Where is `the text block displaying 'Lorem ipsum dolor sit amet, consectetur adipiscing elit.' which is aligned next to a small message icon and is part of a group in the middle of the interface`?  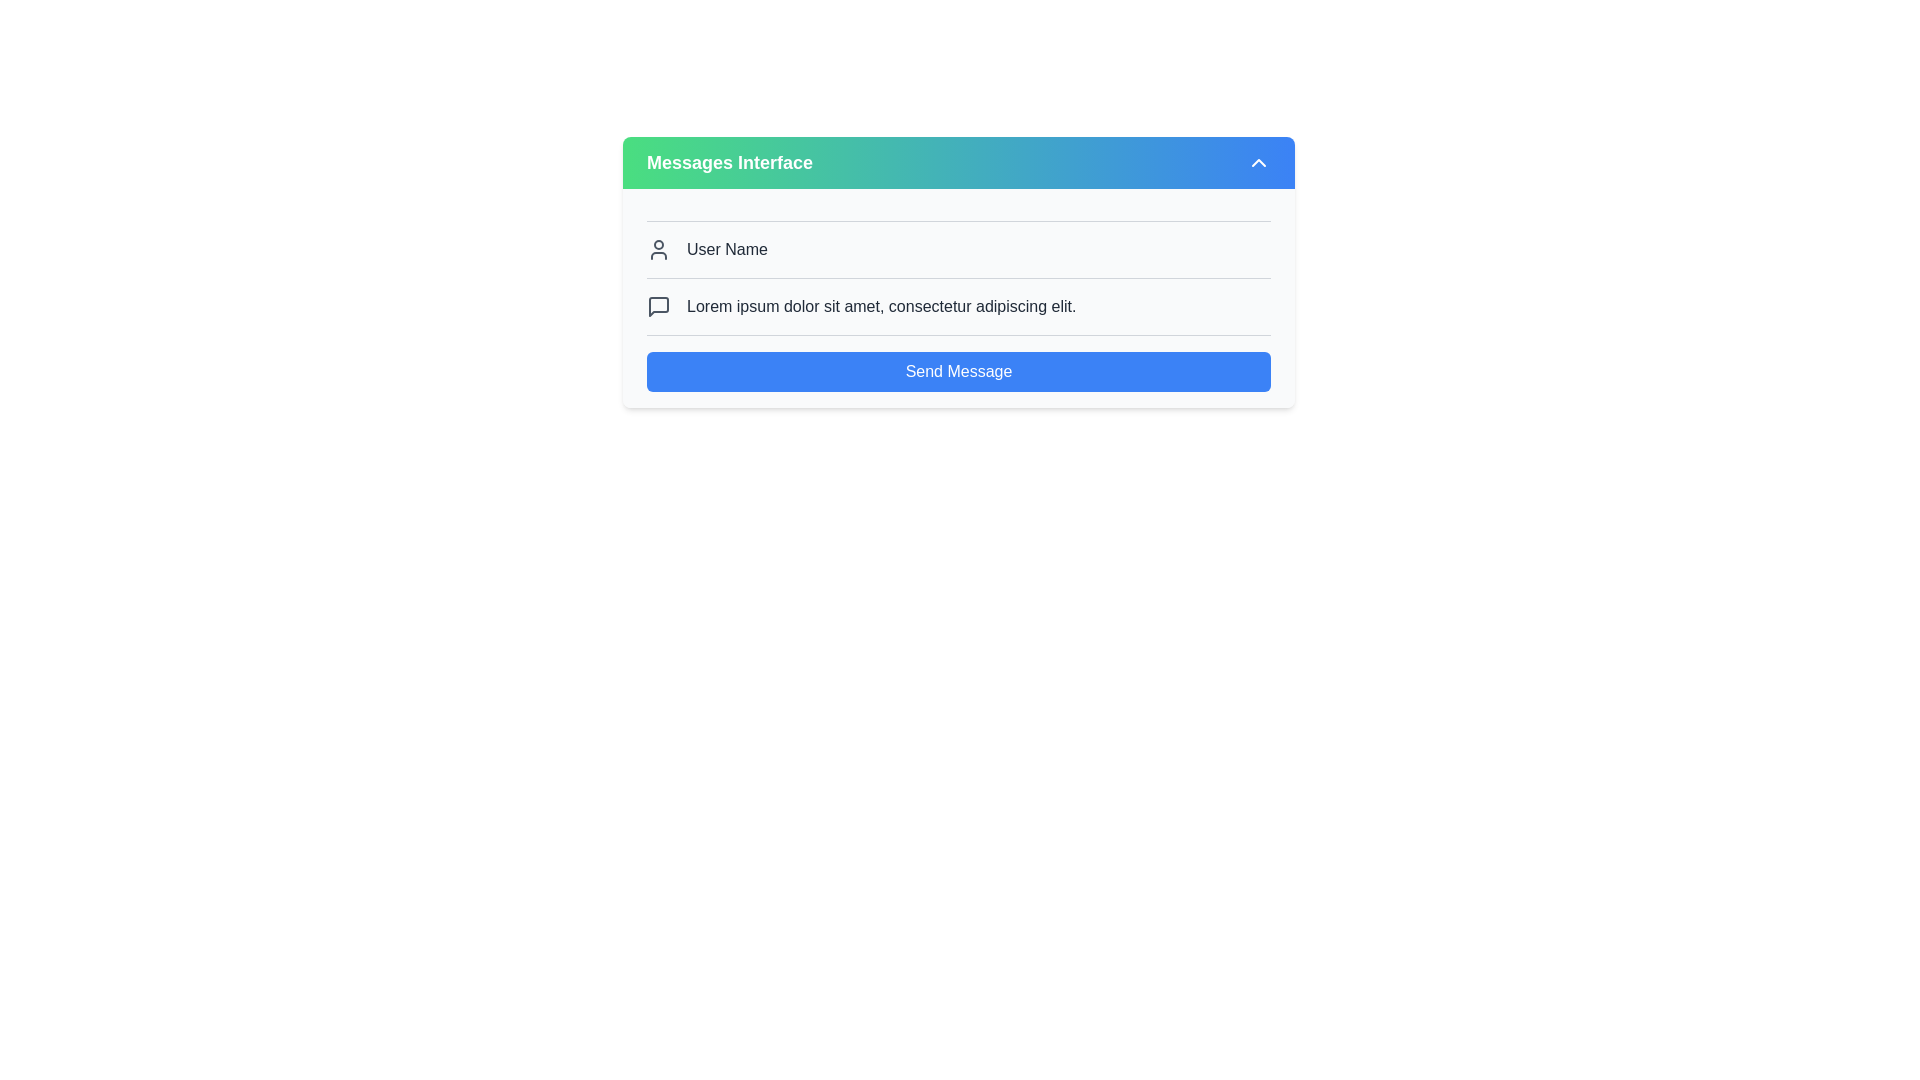 the text block displaying 'Lorem ipsum dolor sit amet, consectetur adipiscing elit.' which is aligned next to a small message icon and is part of a group in the middle of the interface is located at coordinates (880, 307).